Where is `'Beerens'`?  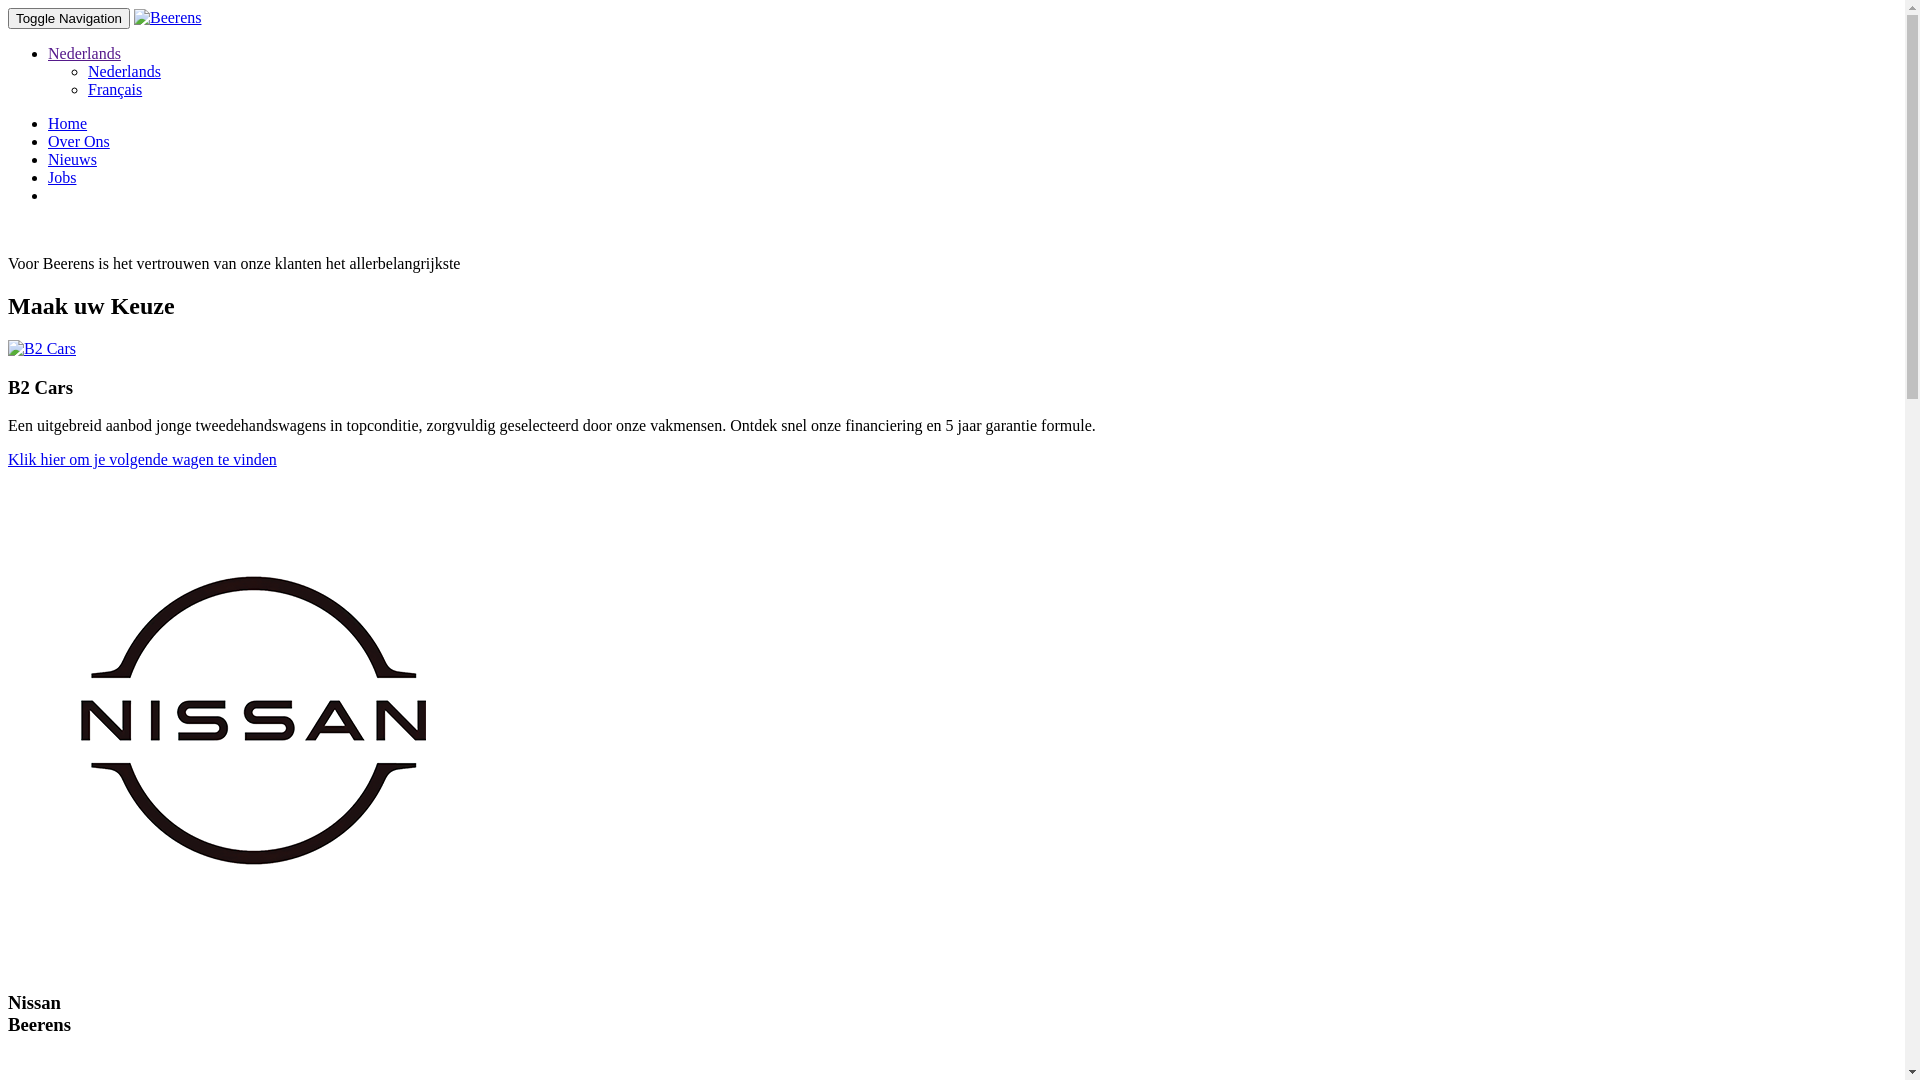
'Beerens' is located at coordinates (168, 18).